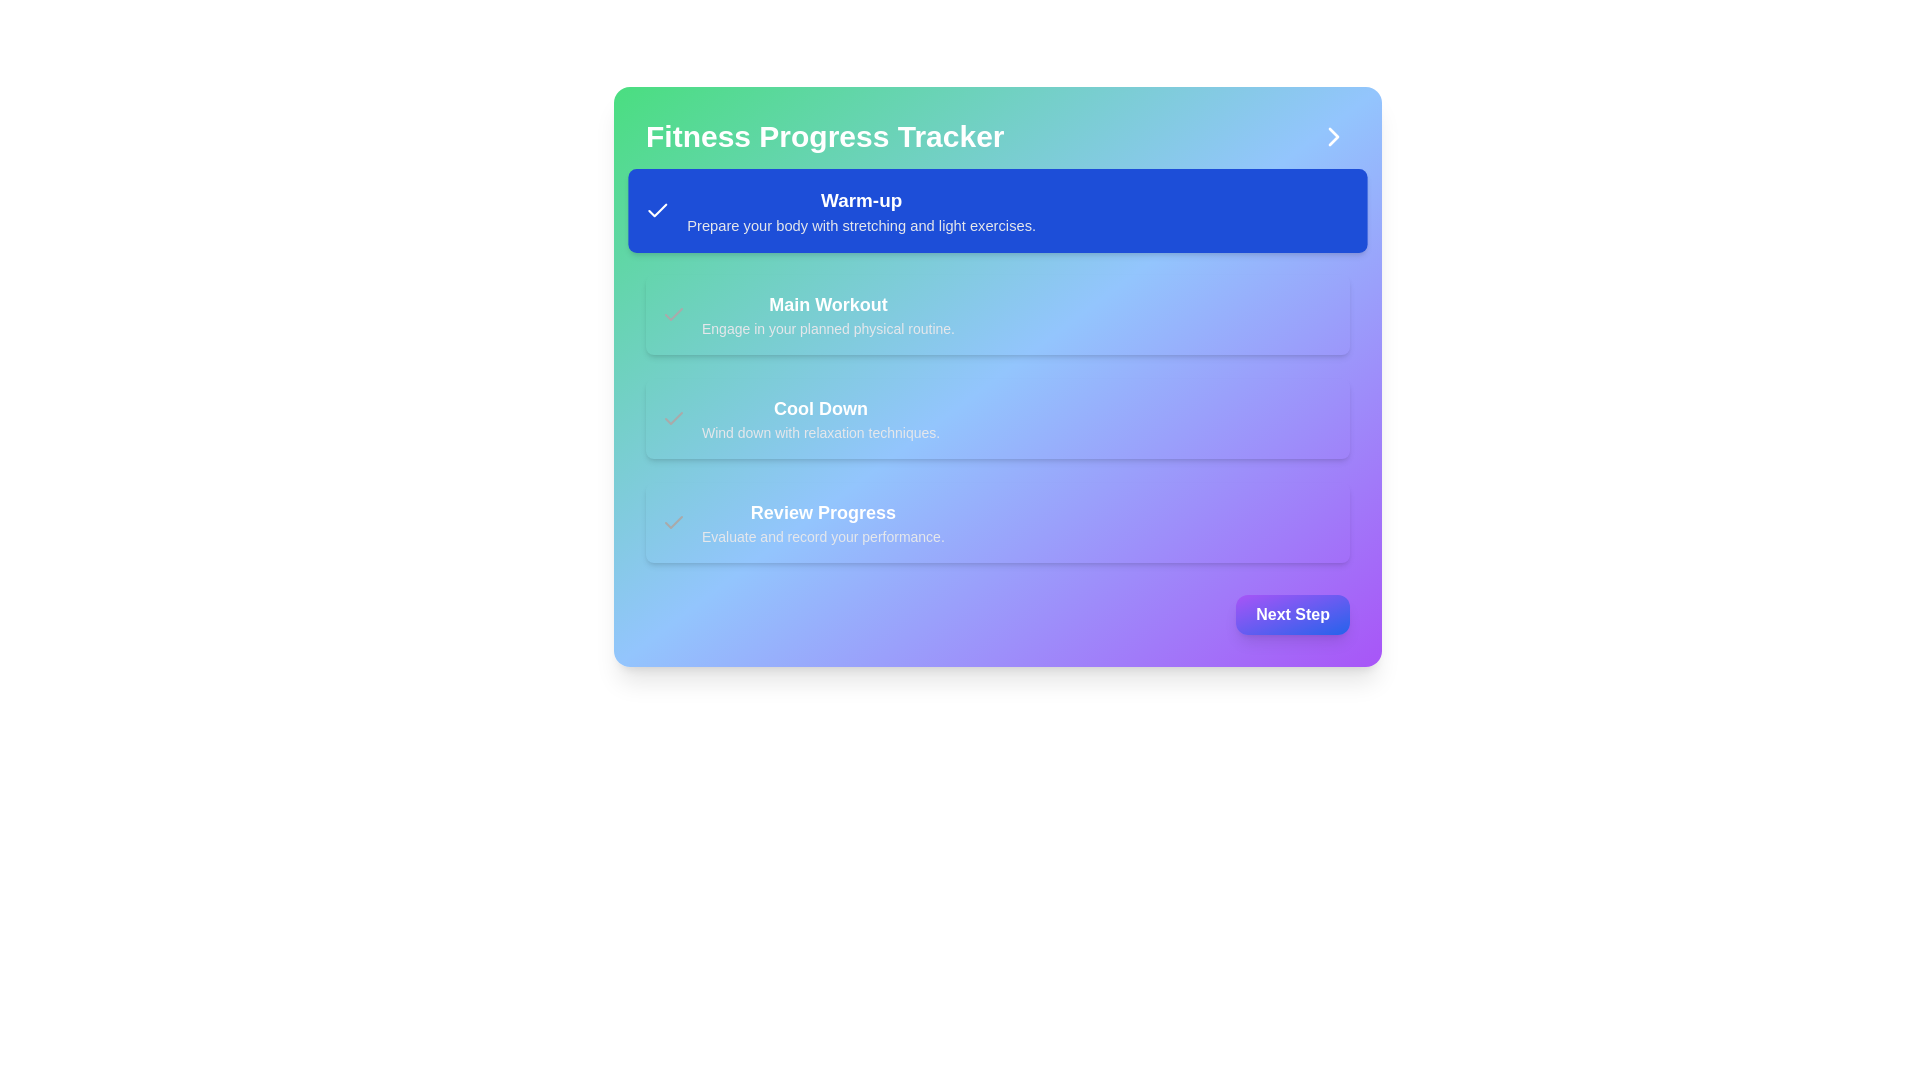 This screenshot has height=1080, width=1920. What do you see at coordinates (823, 535) in the screenshot?
I see `the static text label that reads 'Evaluate and record your performance.' located underneath the heading 'Review Progress.'` at bounding box center [823, 535].